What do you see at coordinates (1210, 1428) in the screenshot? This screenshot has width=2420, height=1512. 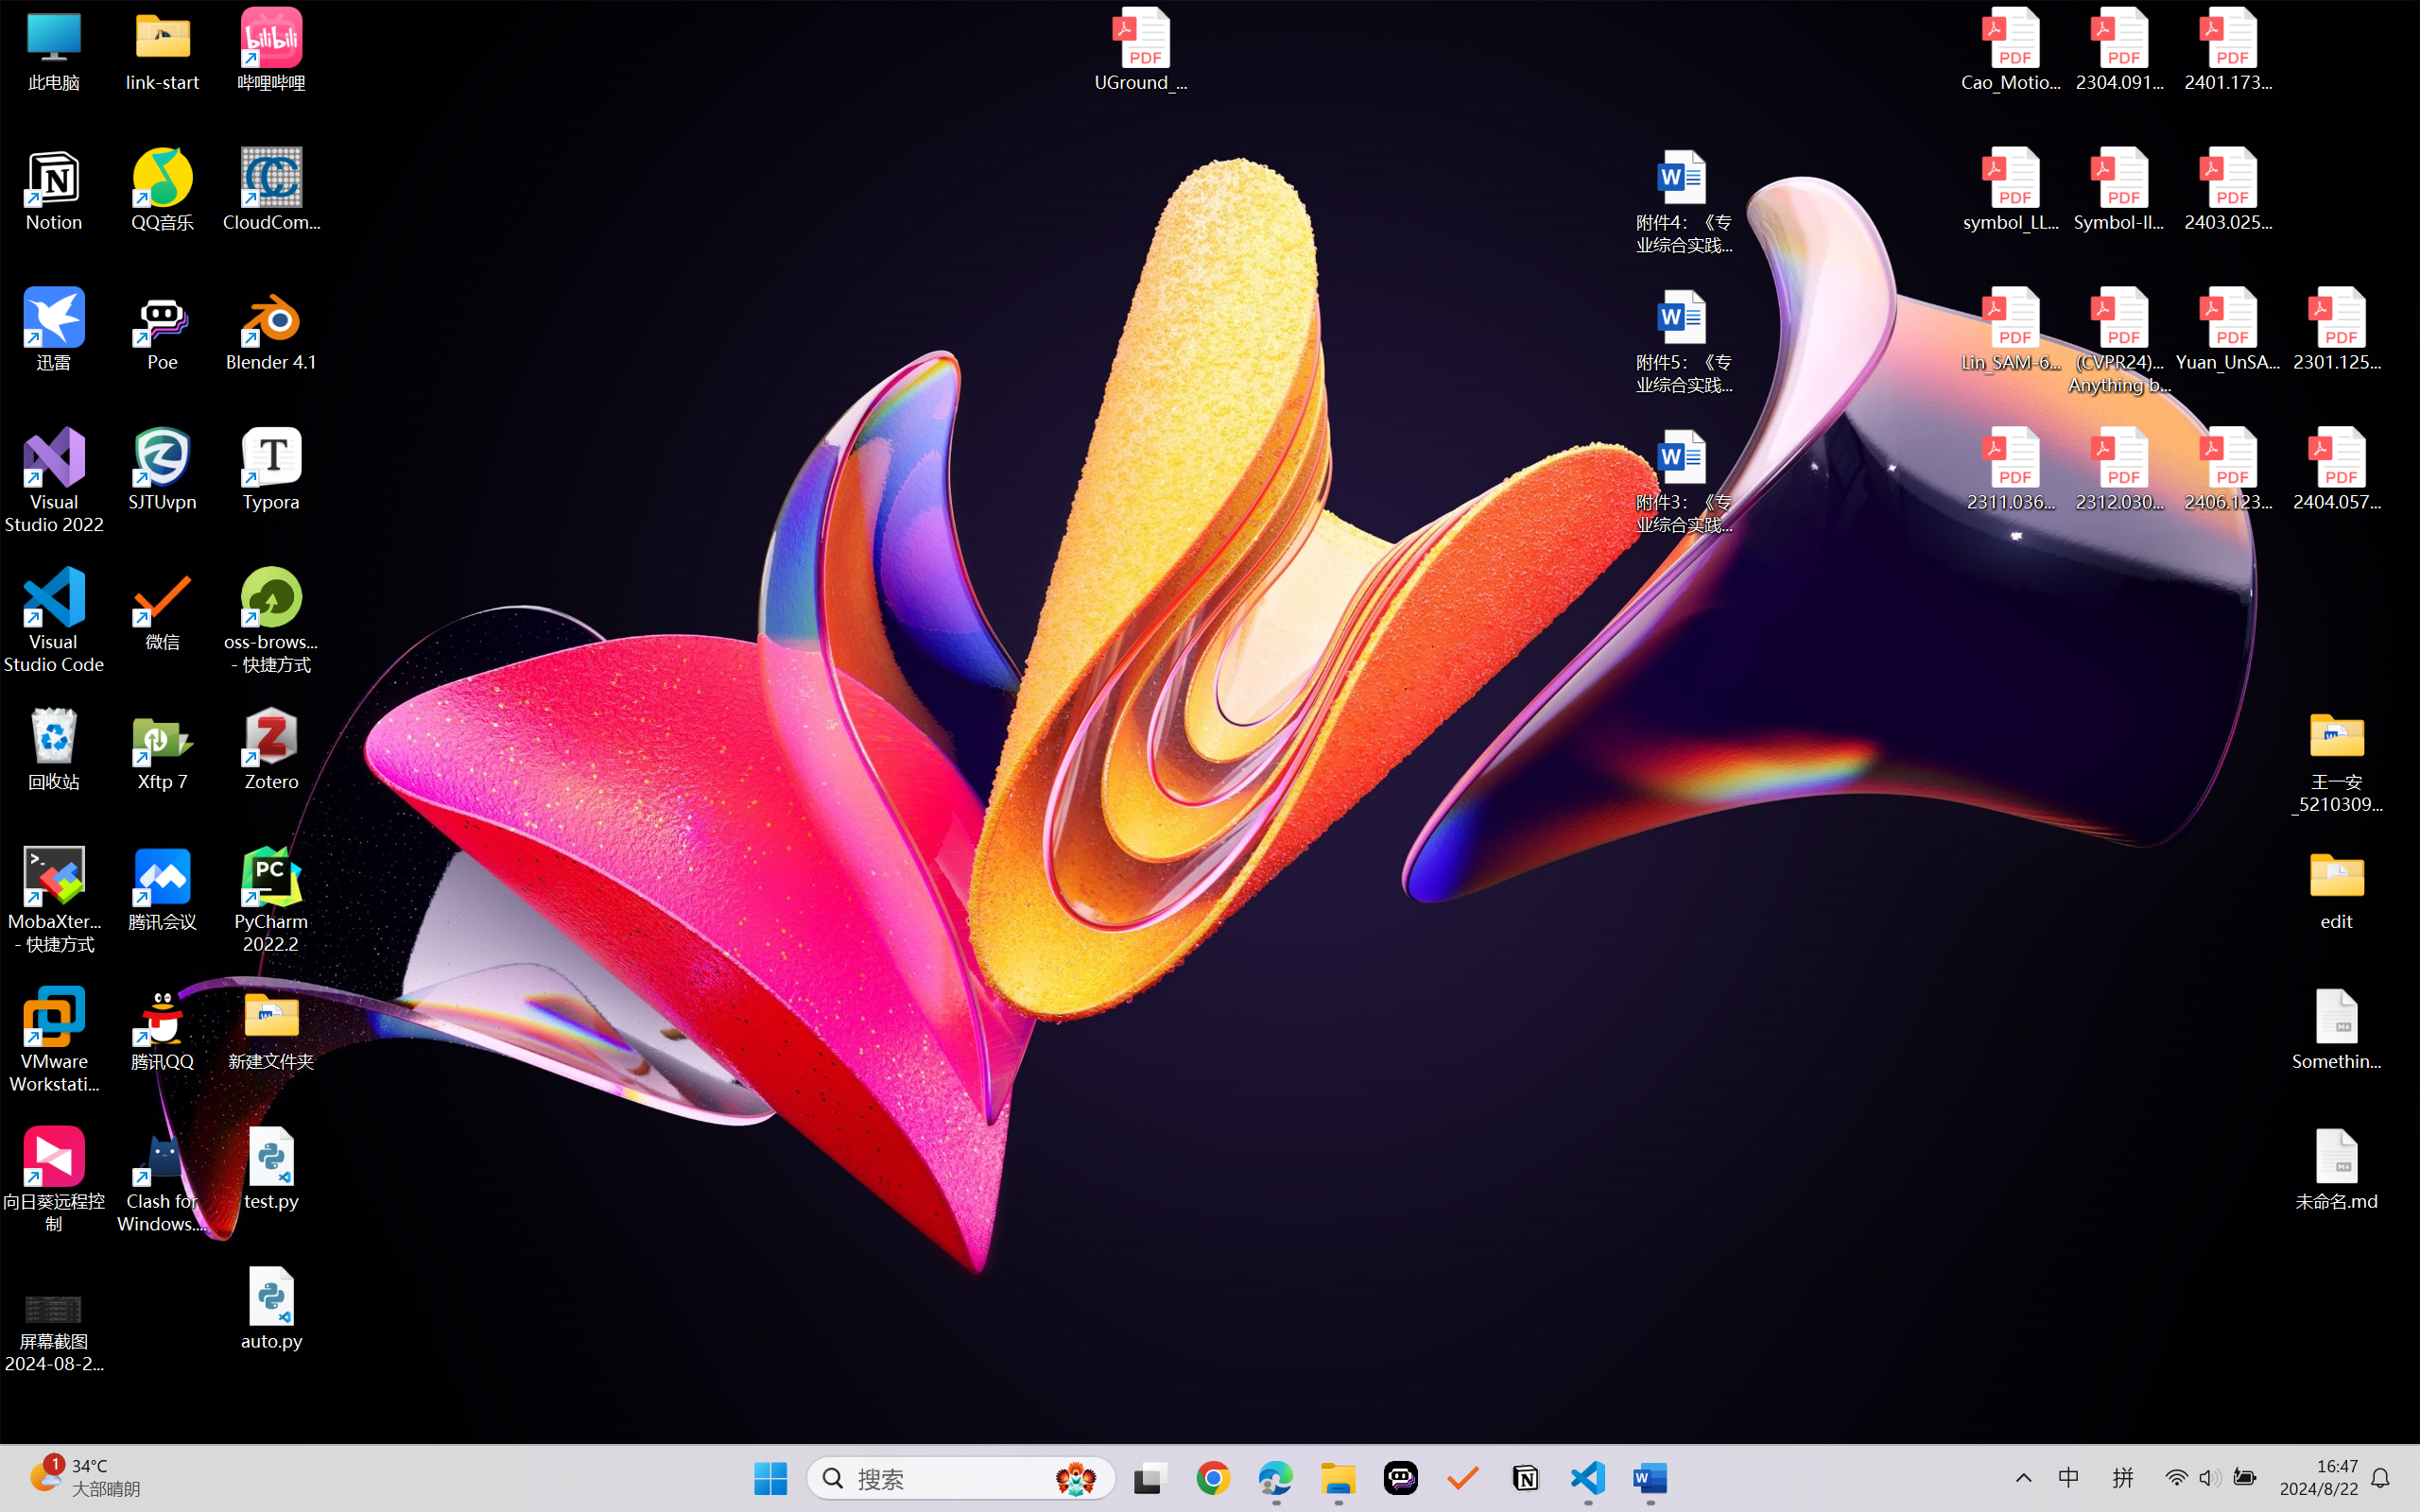 I see `'Class: MsoCommandBar'` at bounding box center [1210, 1428].